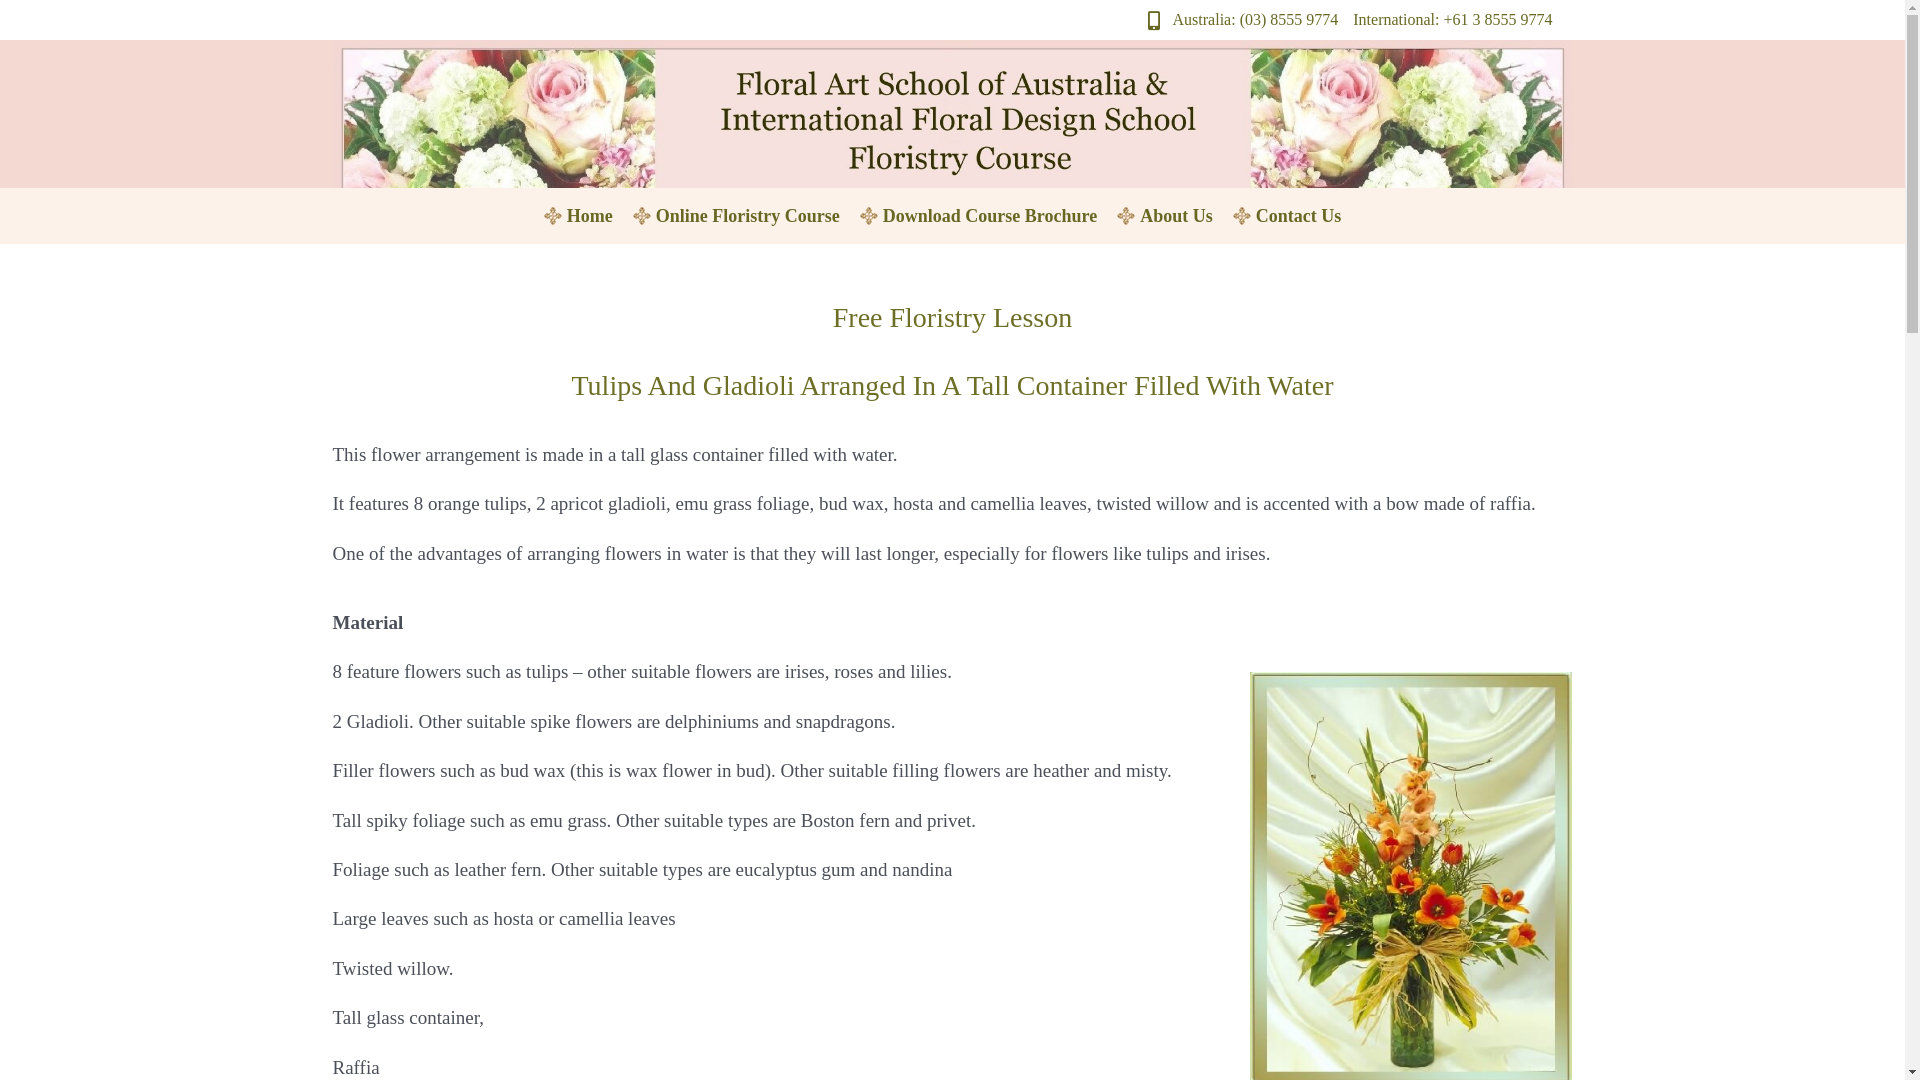  Describe the element at coordinates (1299, 216) in the screenshot. I see `'Contact Us'` at that location.